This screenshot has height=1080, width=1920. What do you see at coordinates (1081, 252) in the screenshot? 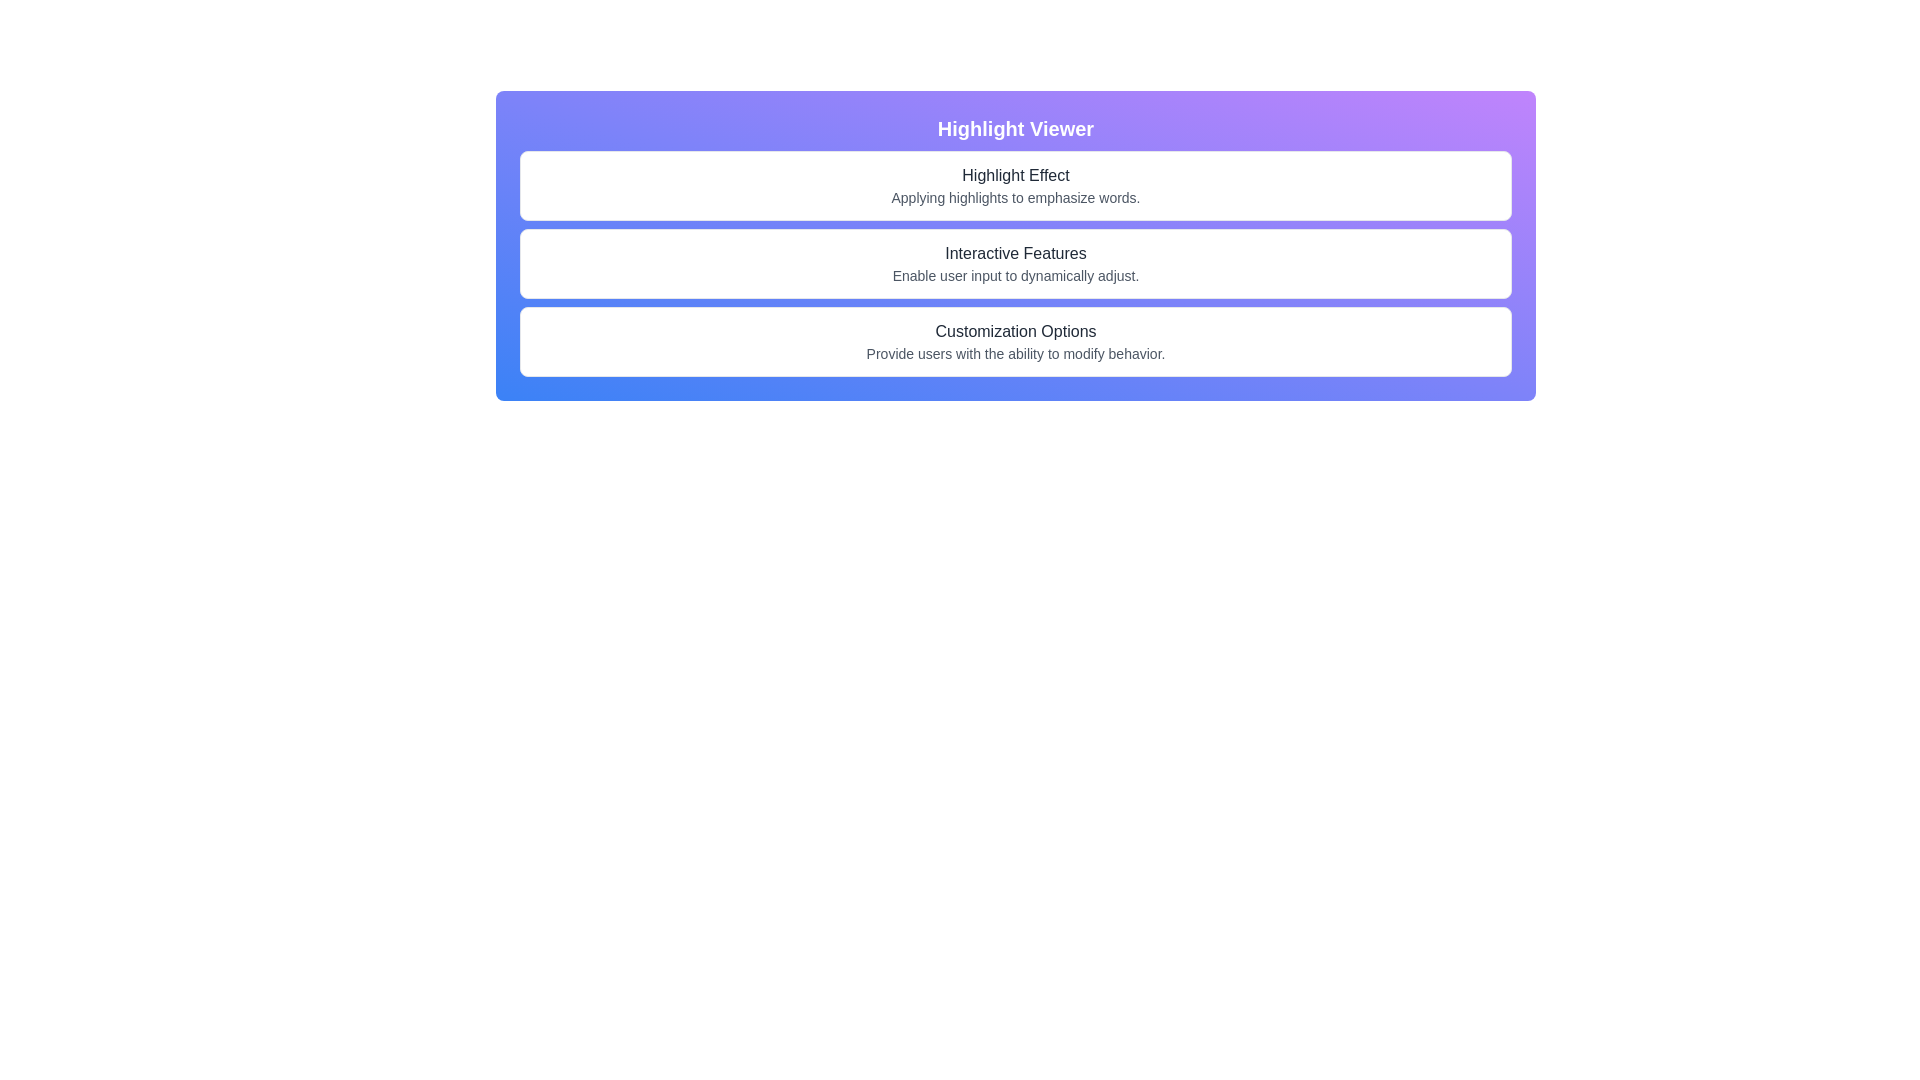
I see `the text element displaying the letter 's' in the phrase 'Interactive Features', styled in medium-weight gray font` at bounding box center [1081, 252].